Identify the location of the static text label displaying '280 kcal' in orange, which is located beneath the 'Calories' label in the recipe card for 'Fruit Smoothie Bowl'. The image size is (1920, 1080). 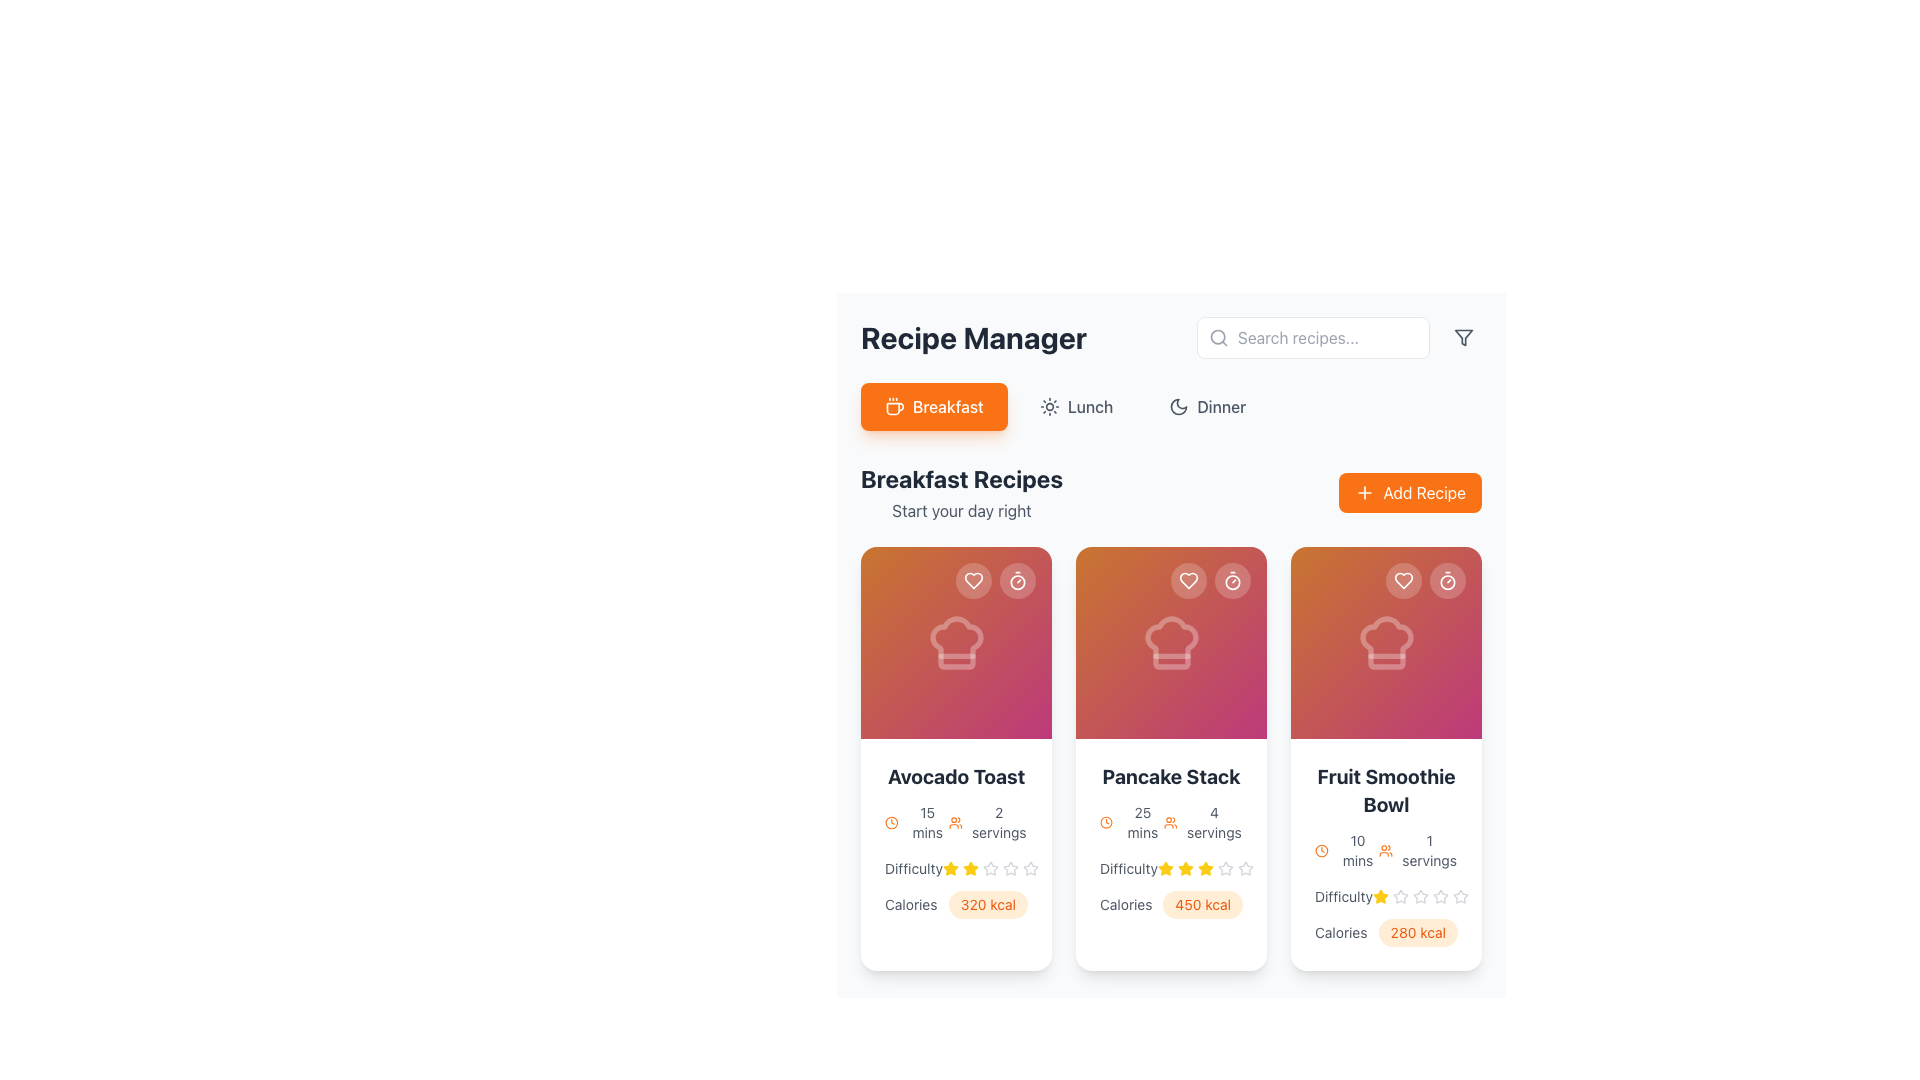
(1385, 917).